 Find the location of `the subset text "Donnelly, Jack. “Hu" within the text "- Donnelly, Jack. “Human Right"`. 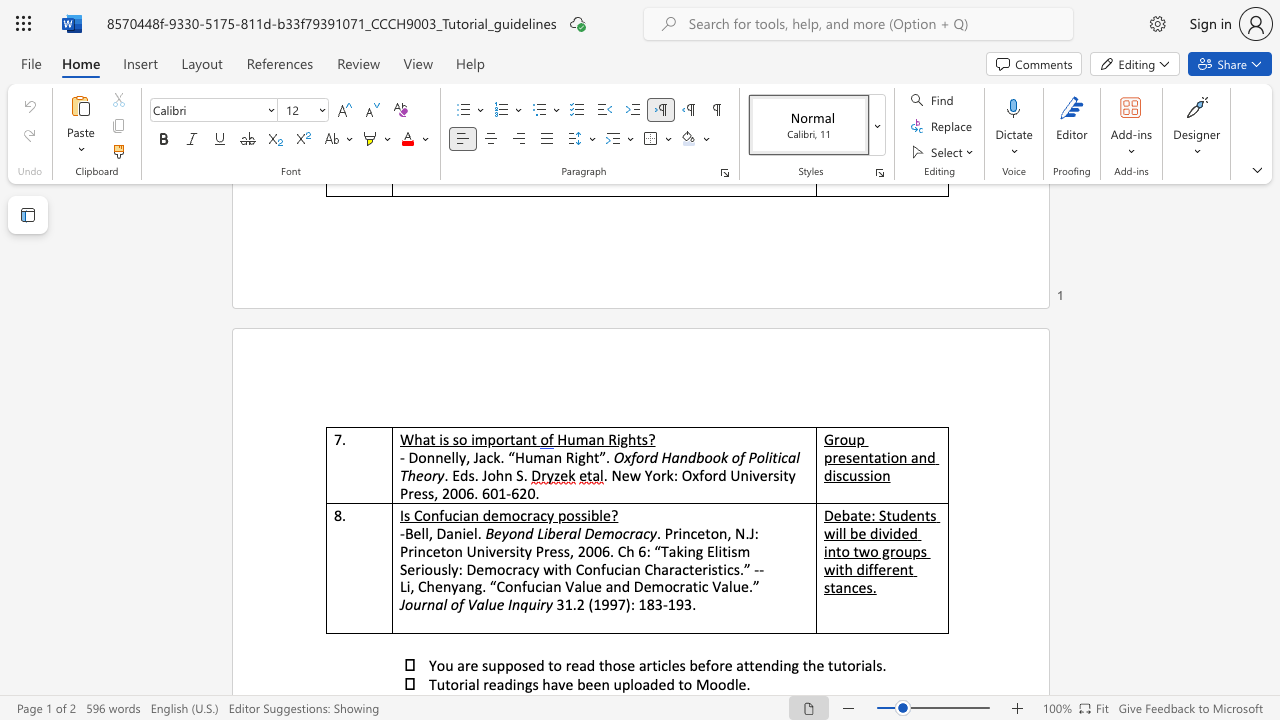

the subset text "Donnelly, Jack. “Hu" within the text "- Donnelly, Jack. “Human Right" is located at coordinates (407, 457).